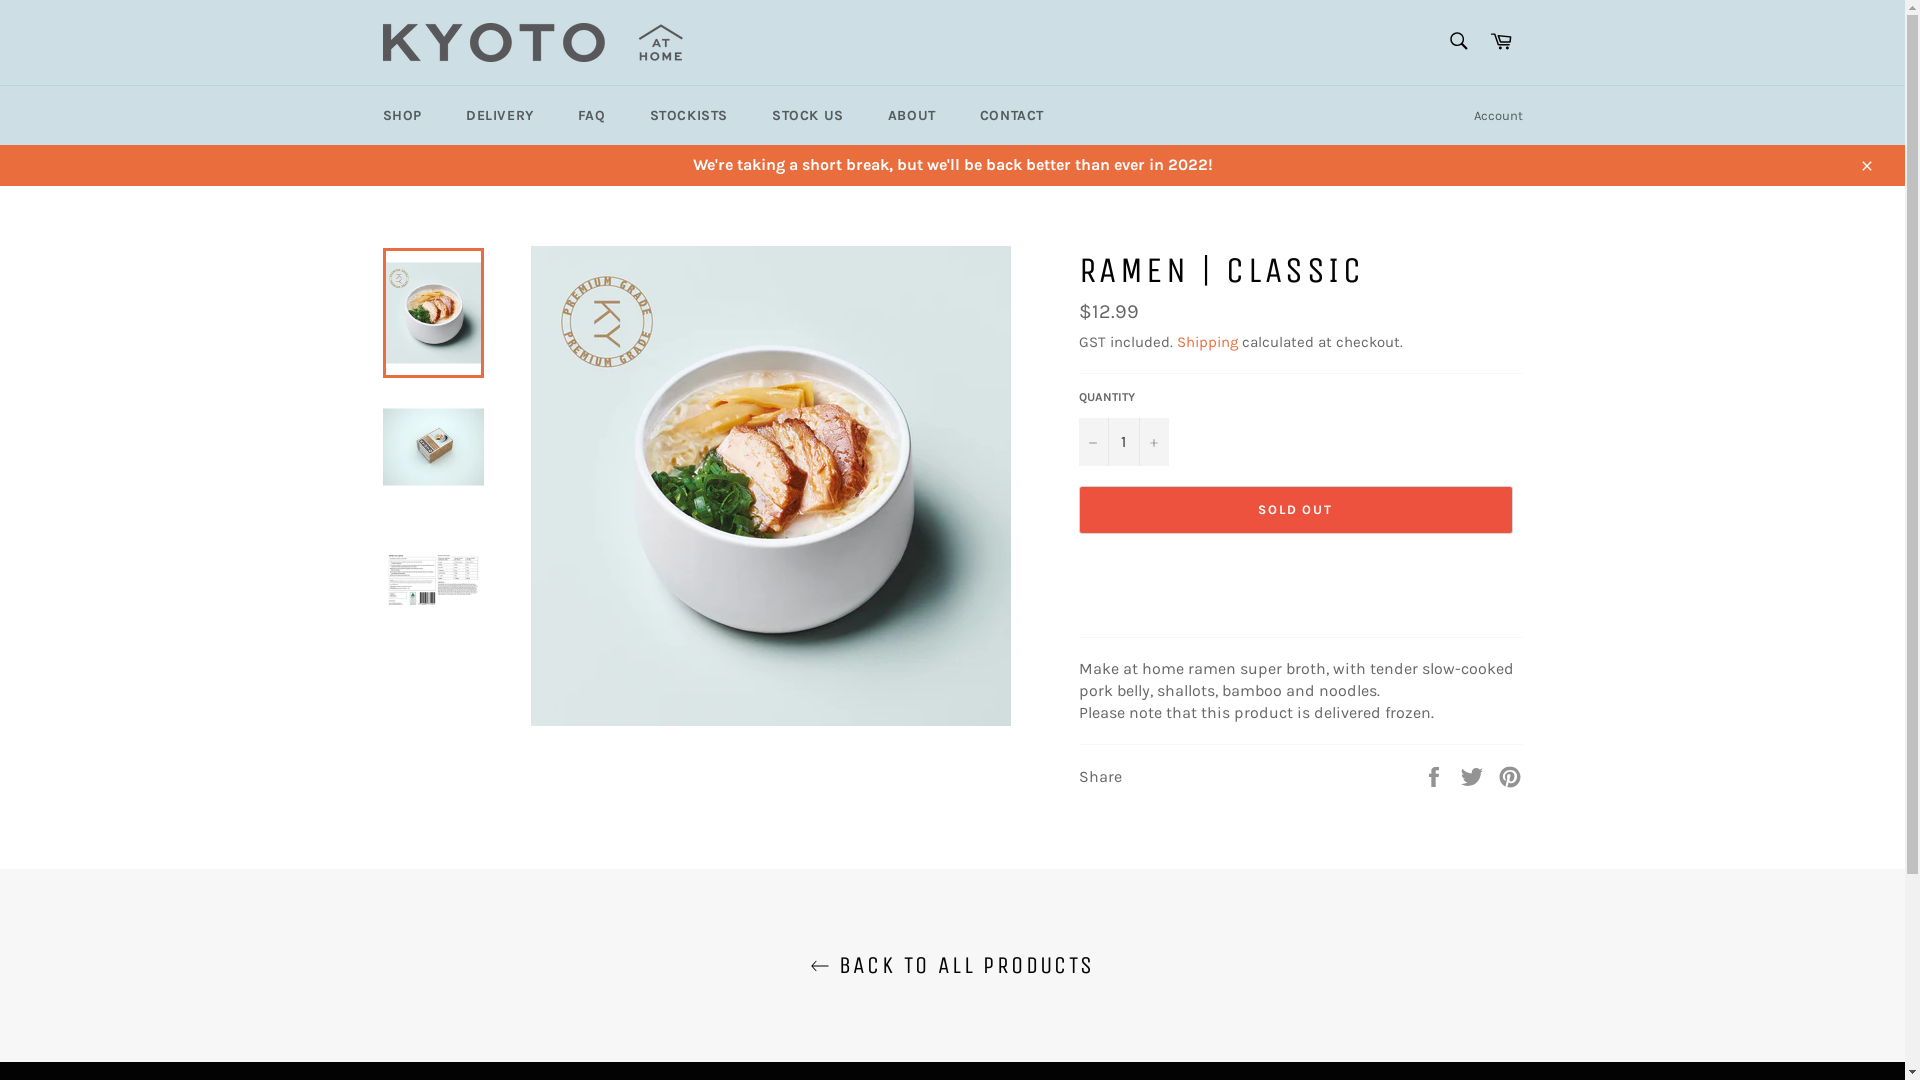  Describe the element at coordinates (807, 115) in the screenshot. I see `'STOCK US'` at that location.